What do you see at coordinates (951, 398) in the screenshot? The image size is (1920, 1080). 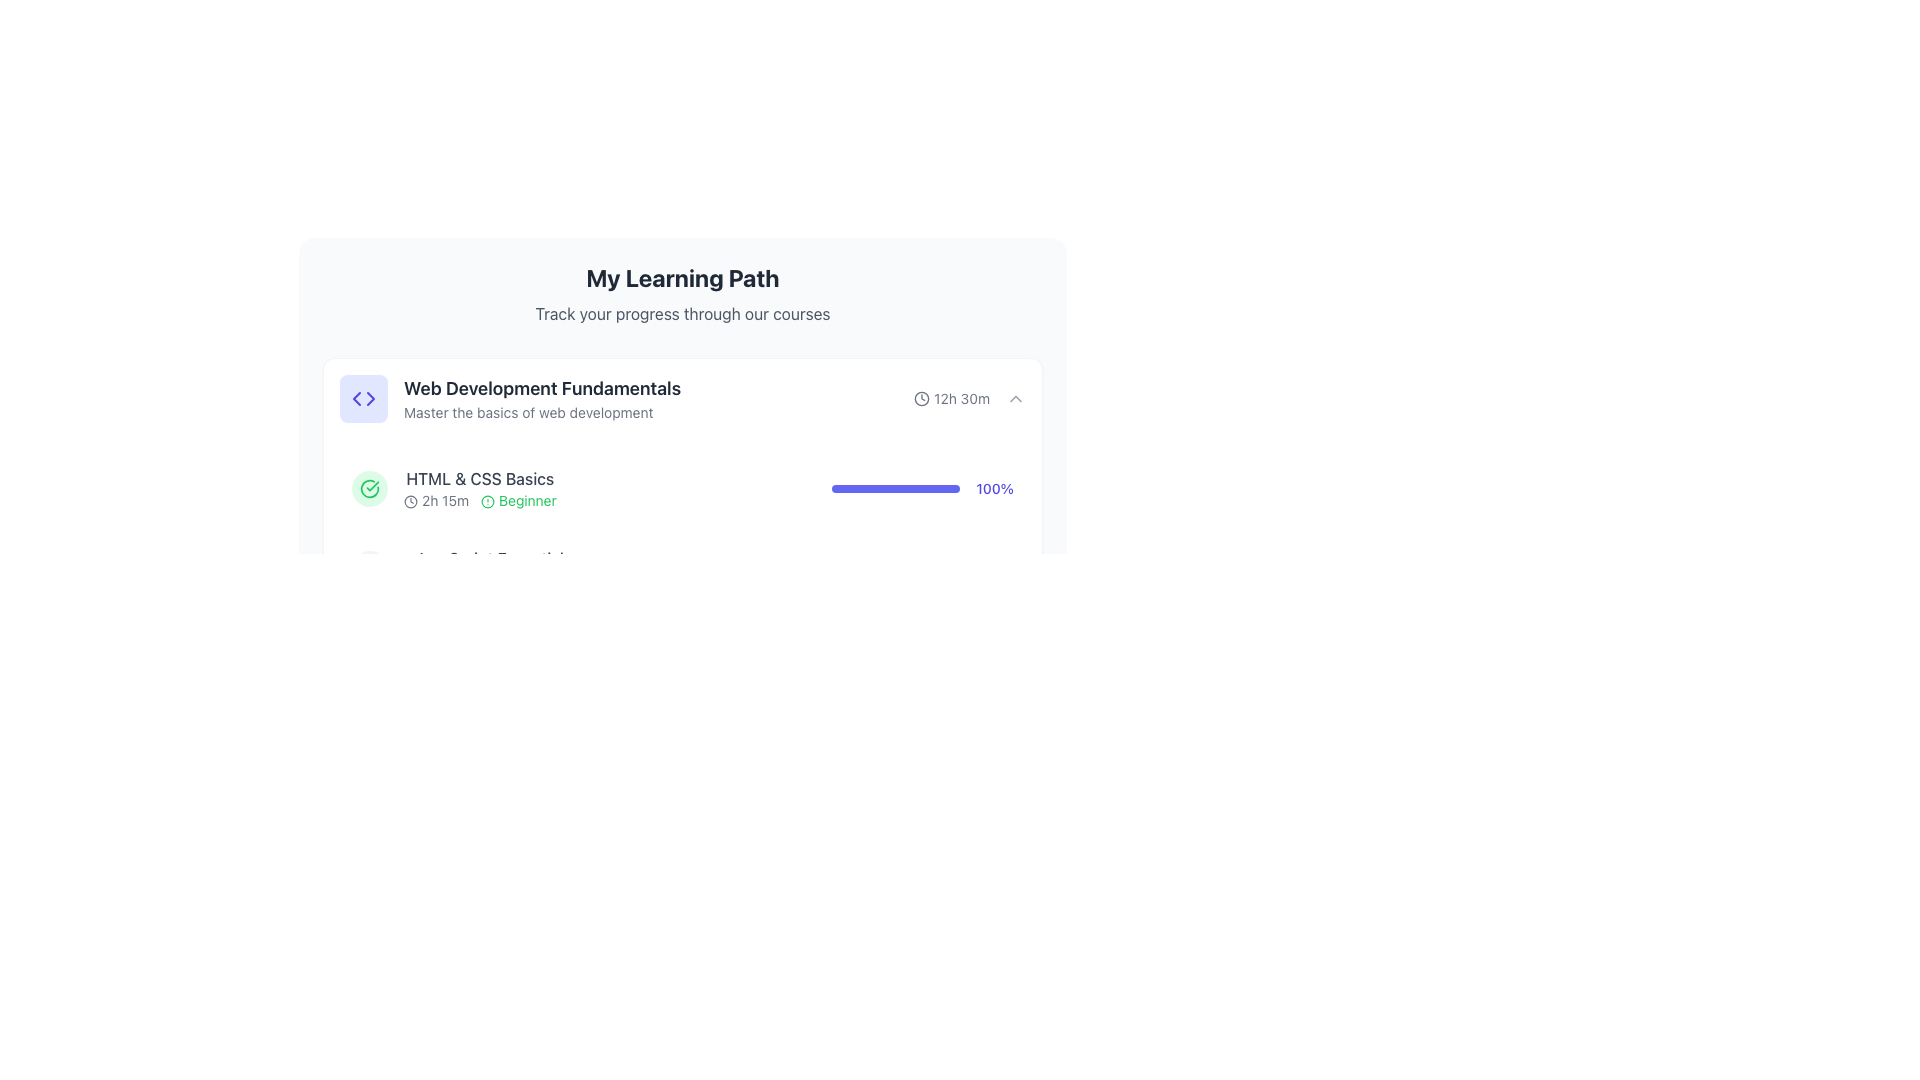 I see `the Text with Icon element displaying '12h 30m' indicating a duration, which includes a clock icon on the left side, located in the top-right area of the 'Web Development Fundamentals' section` at bounding box center [951, 398].